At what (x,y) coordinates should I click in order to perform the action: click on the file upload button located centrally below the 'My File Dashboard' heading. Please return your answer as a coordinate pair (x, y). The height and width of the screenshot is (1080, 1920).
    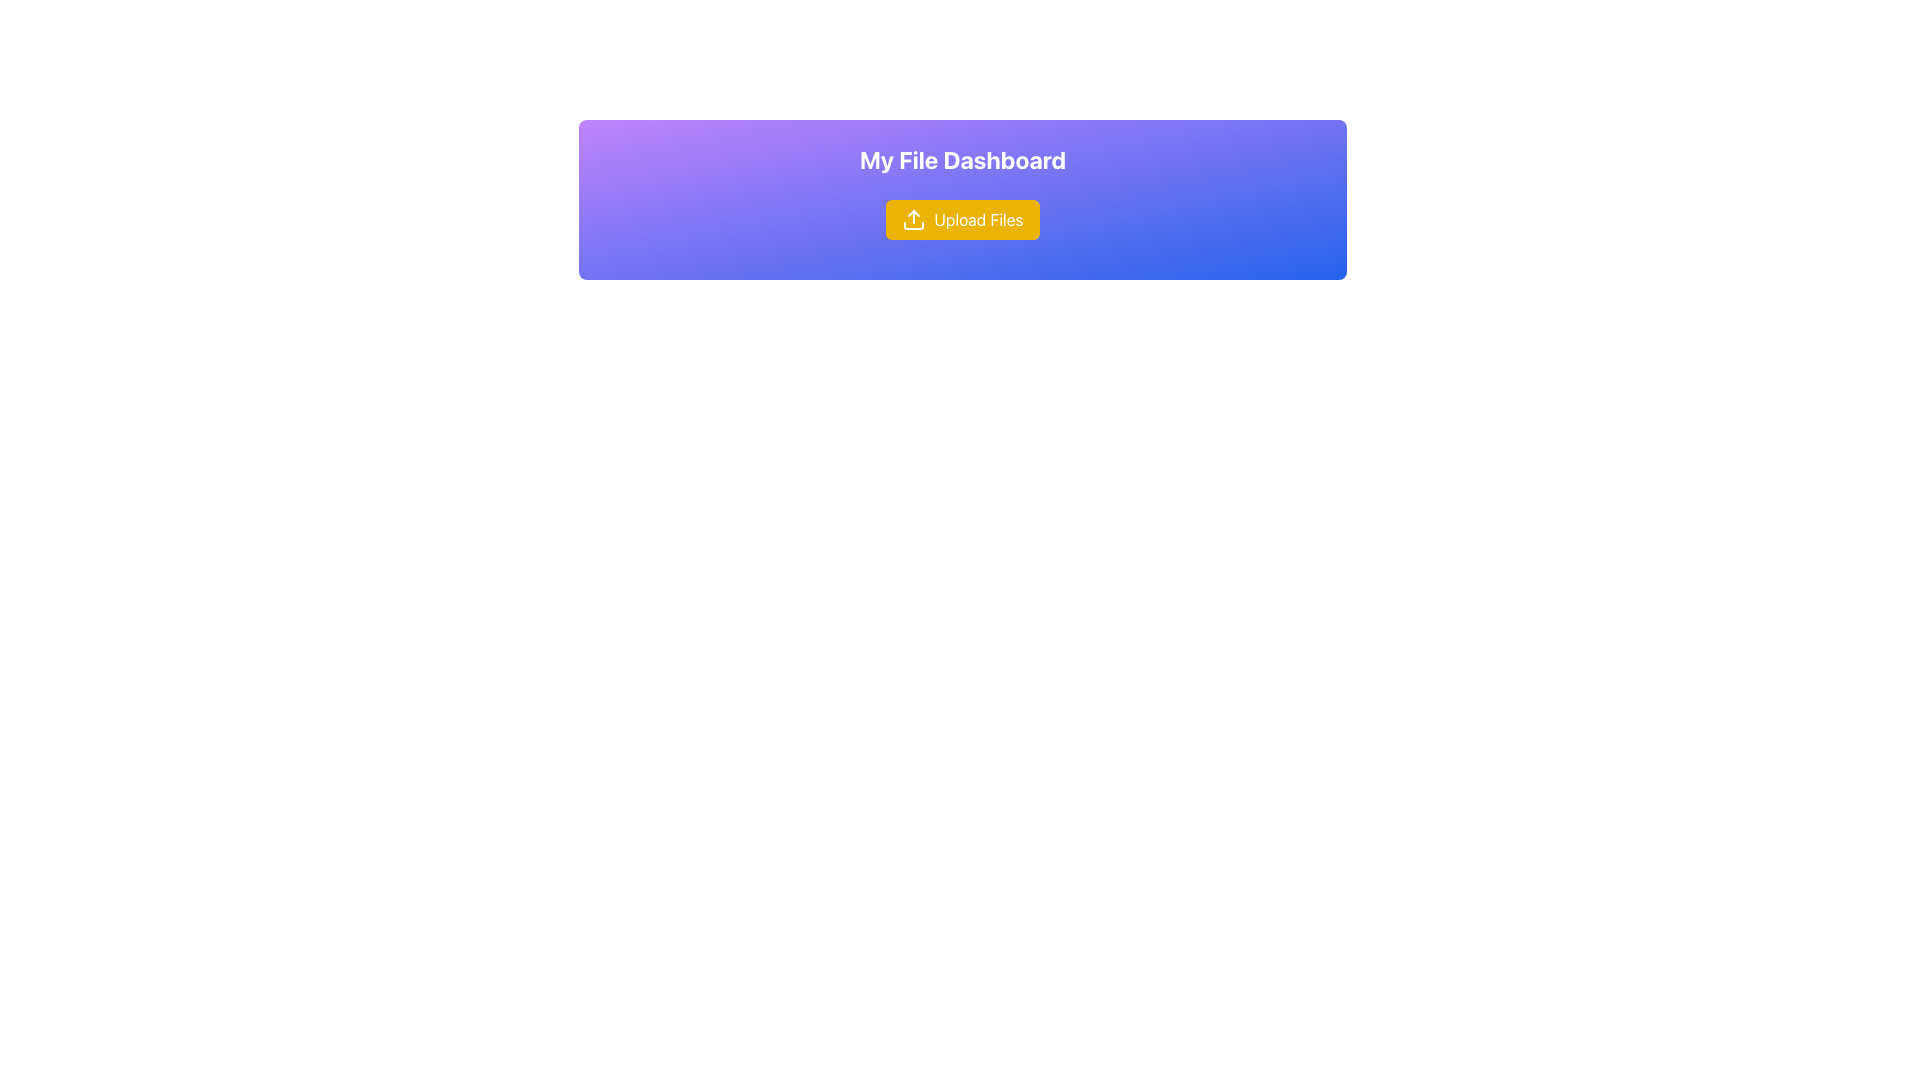
    Looking at the image, I should click on (963, 219).